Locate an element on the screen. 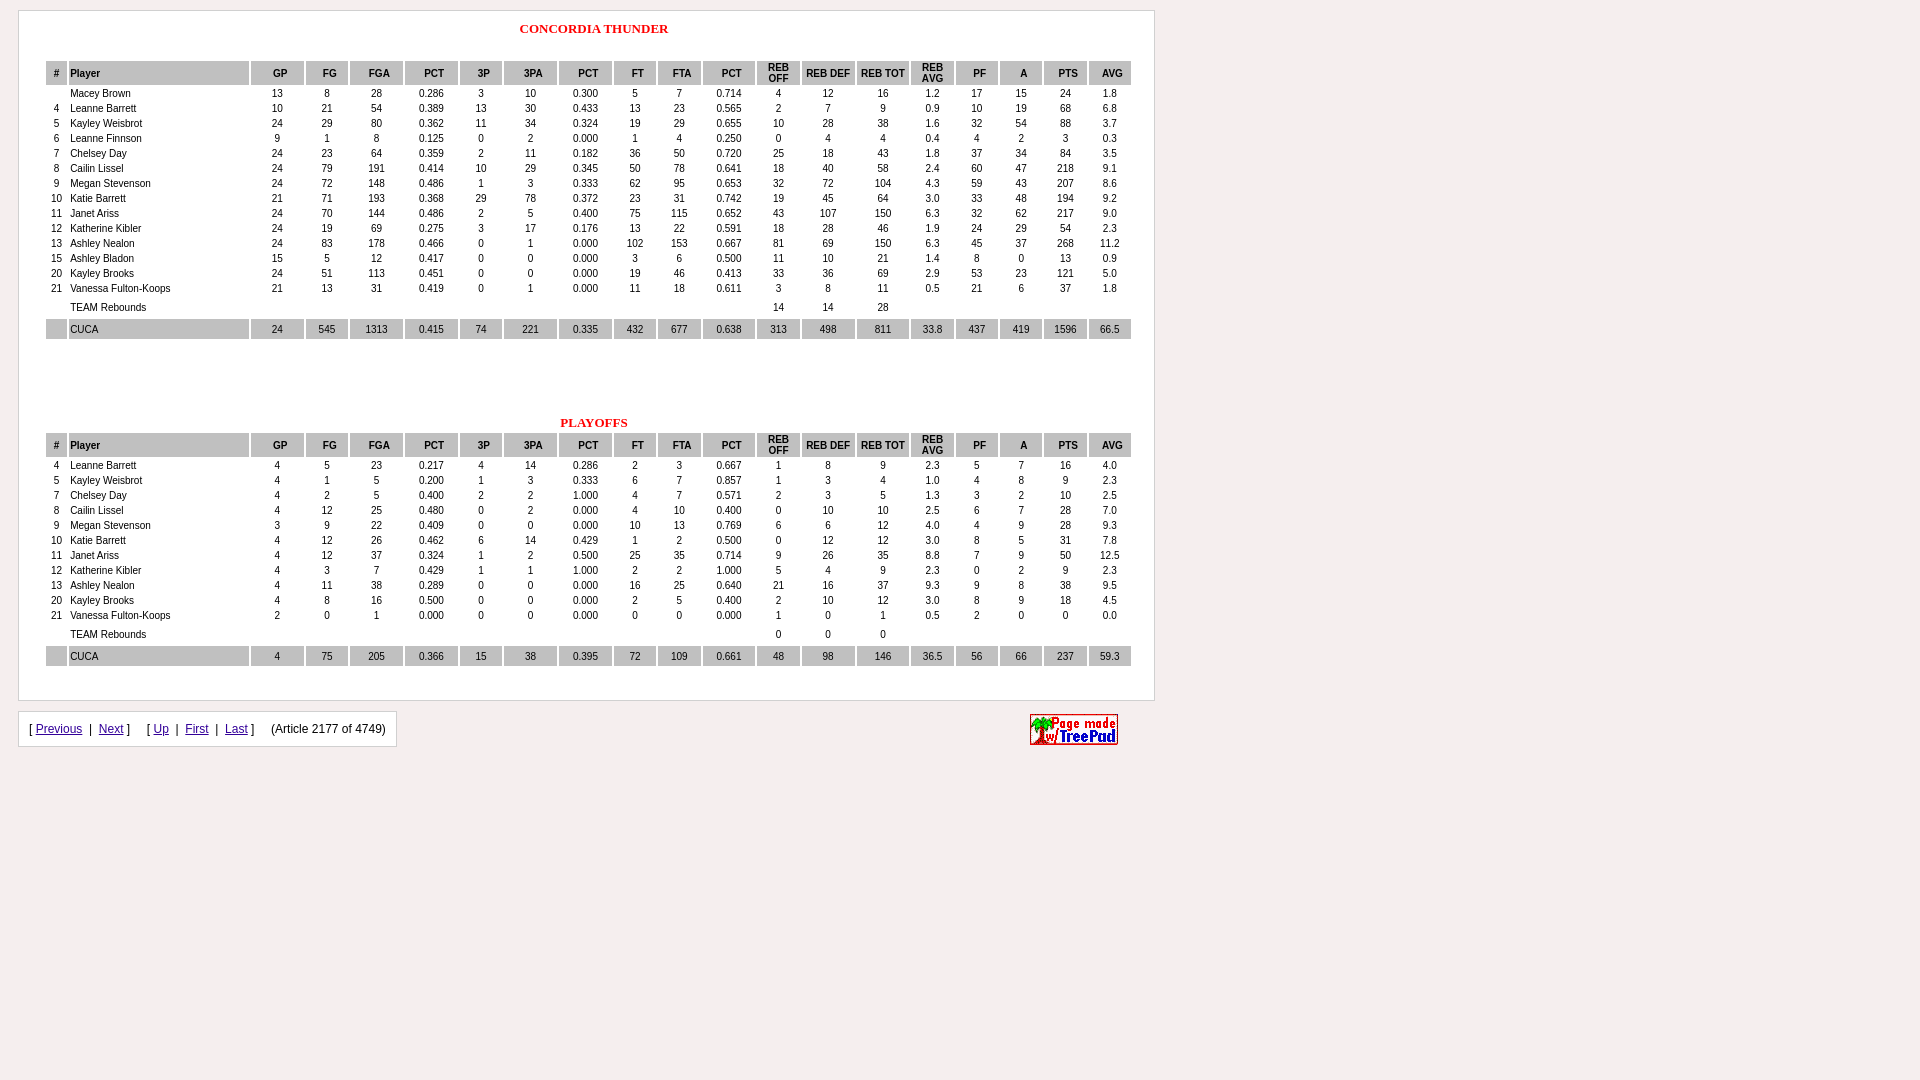  'Up' is located at coordinates (161, 729).